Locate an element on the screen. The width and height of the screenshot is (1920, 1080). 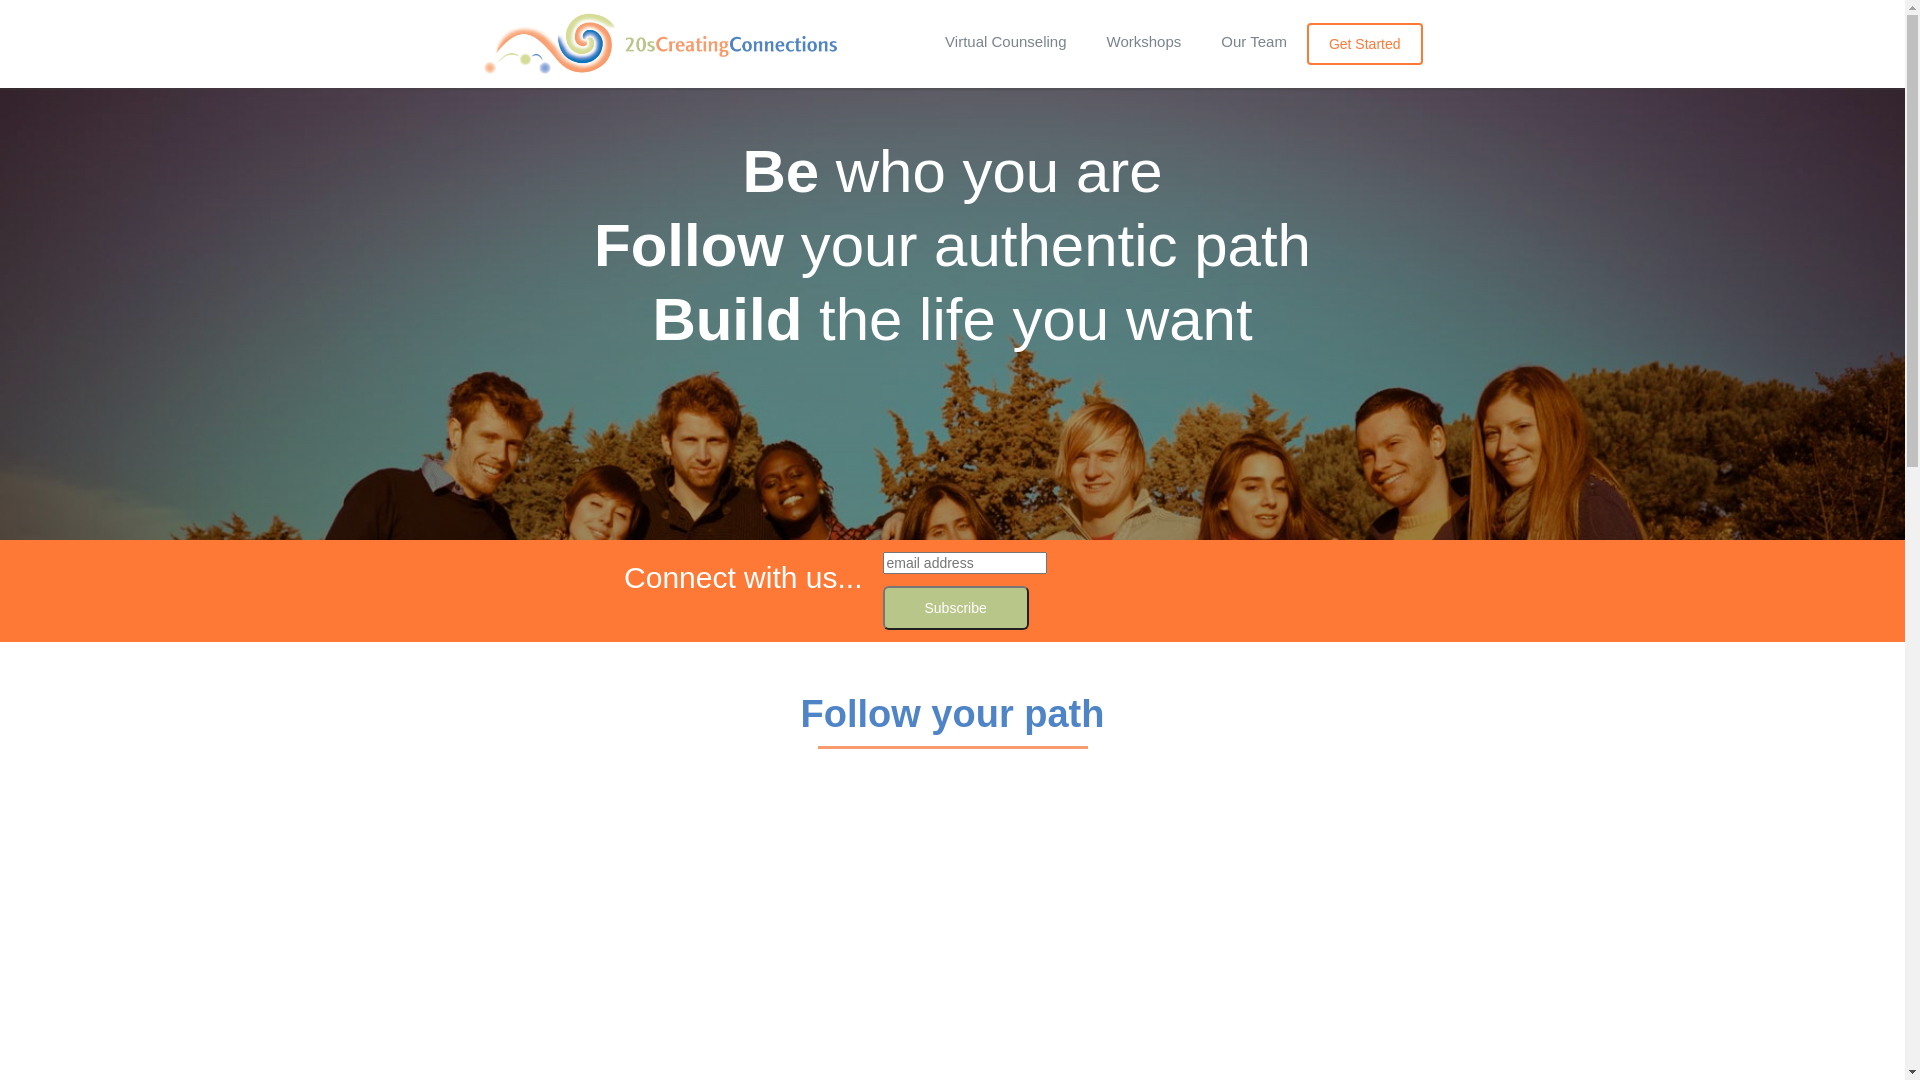
'Get Started' is located at coordinates (1306, 43).